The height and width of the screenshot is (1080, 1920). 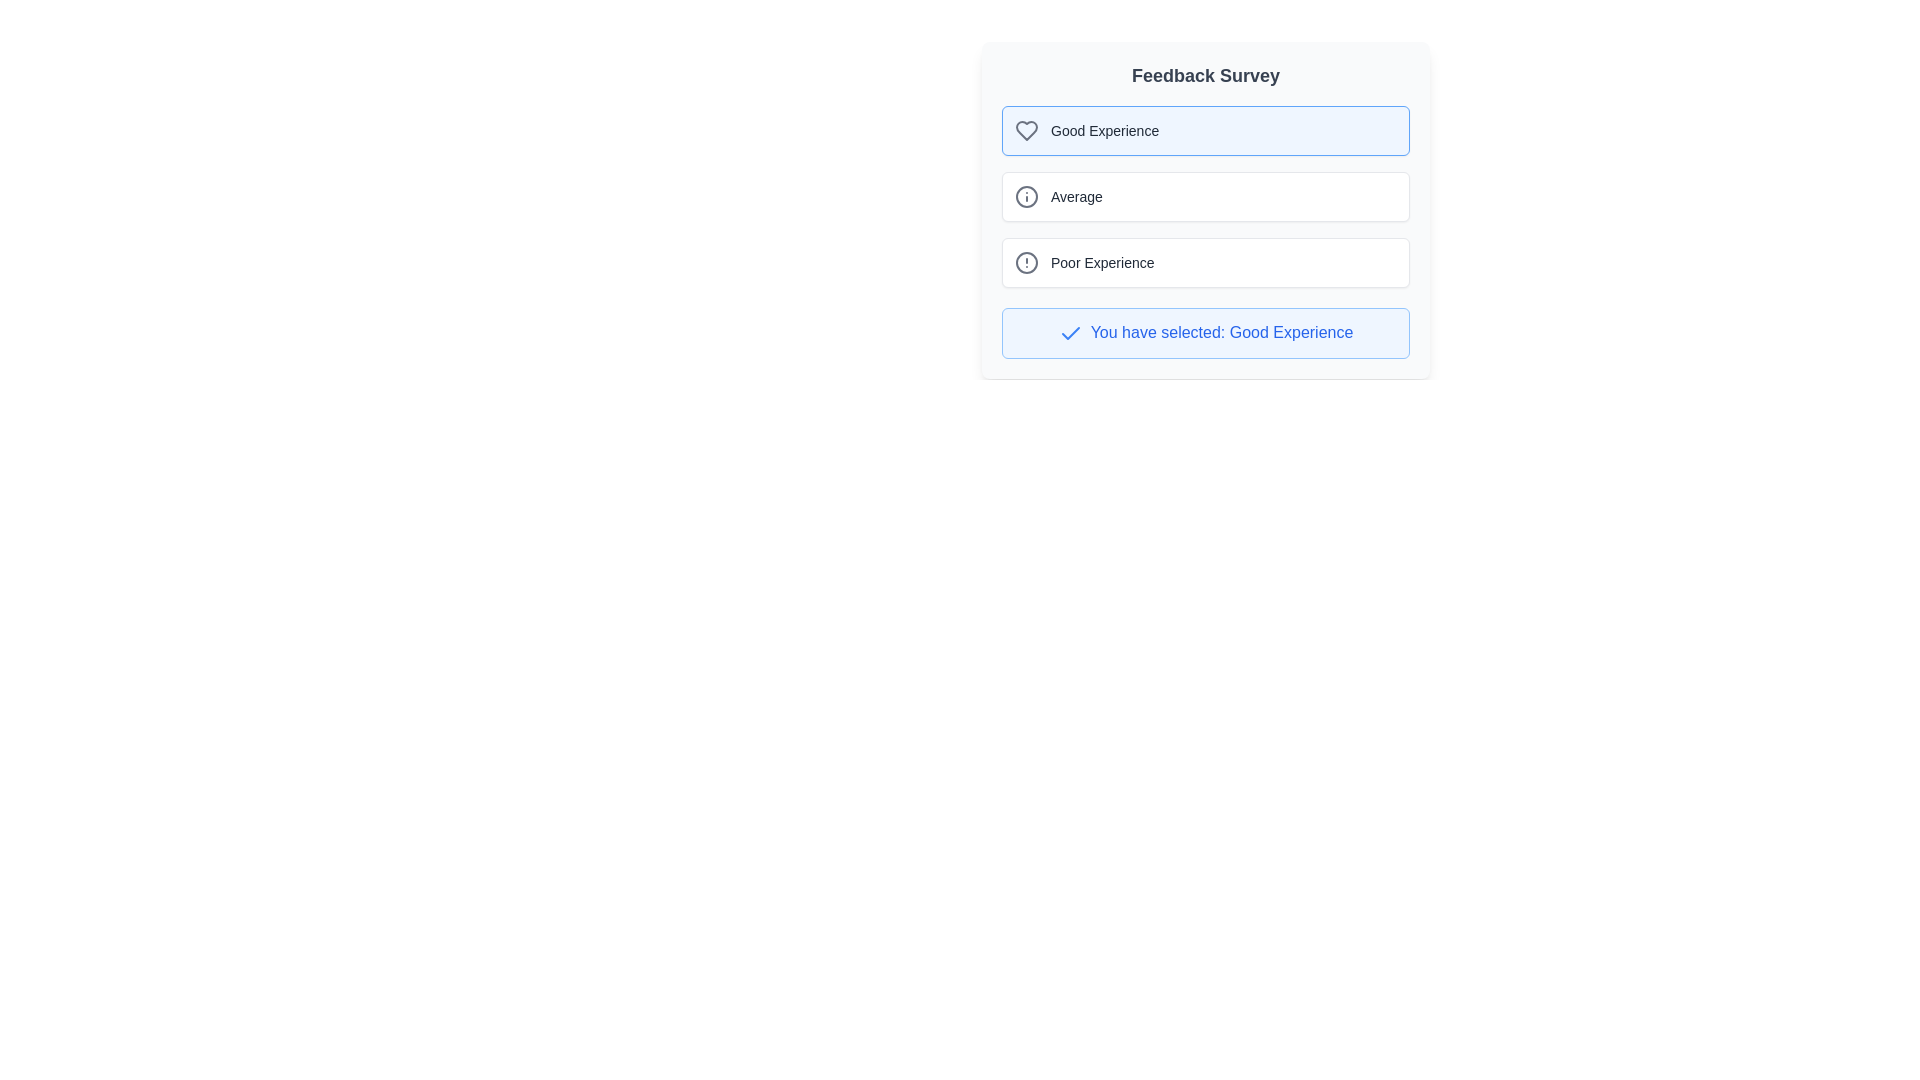 I want to click on the second button in the Feedback Survey section to change its style, so click(x=1204, y=196).